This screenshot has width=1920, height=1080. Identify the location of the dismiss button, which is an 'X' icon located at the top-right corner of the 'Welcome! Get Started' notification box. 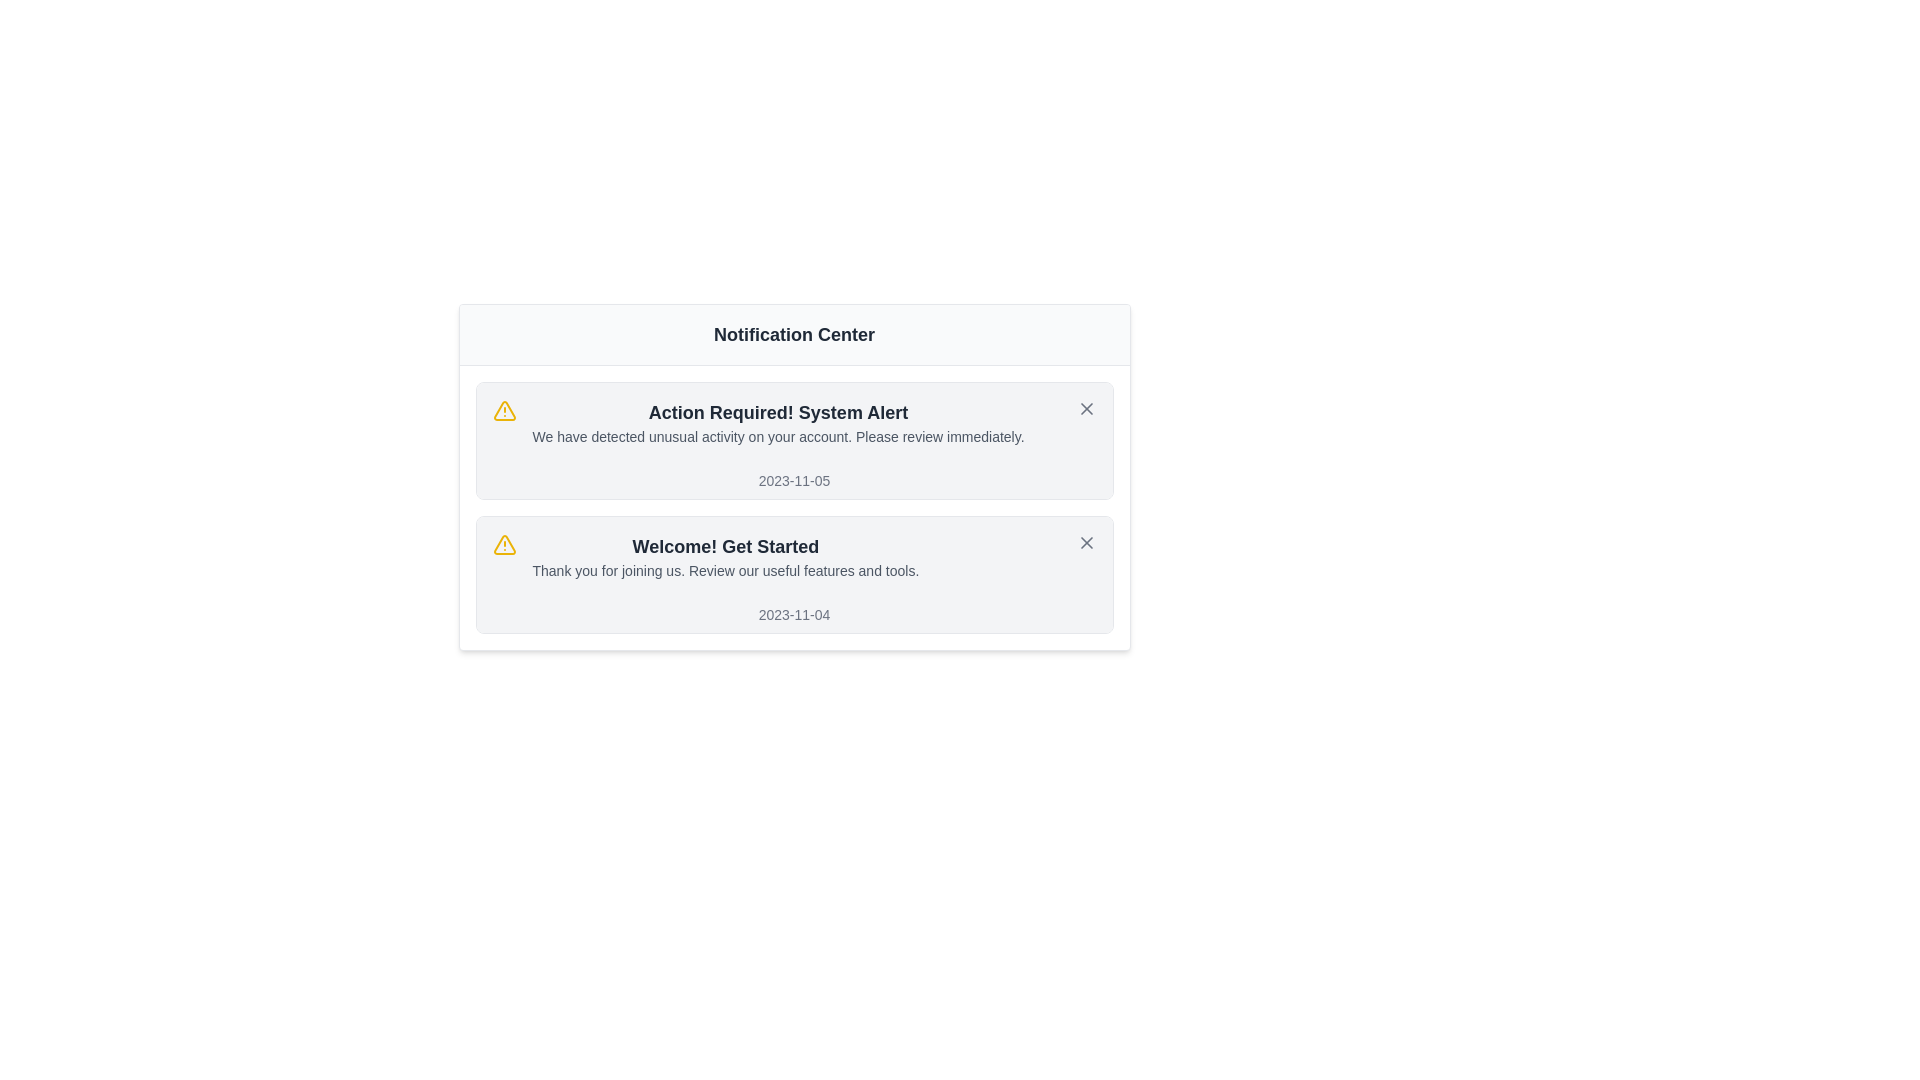
(1085, 543).